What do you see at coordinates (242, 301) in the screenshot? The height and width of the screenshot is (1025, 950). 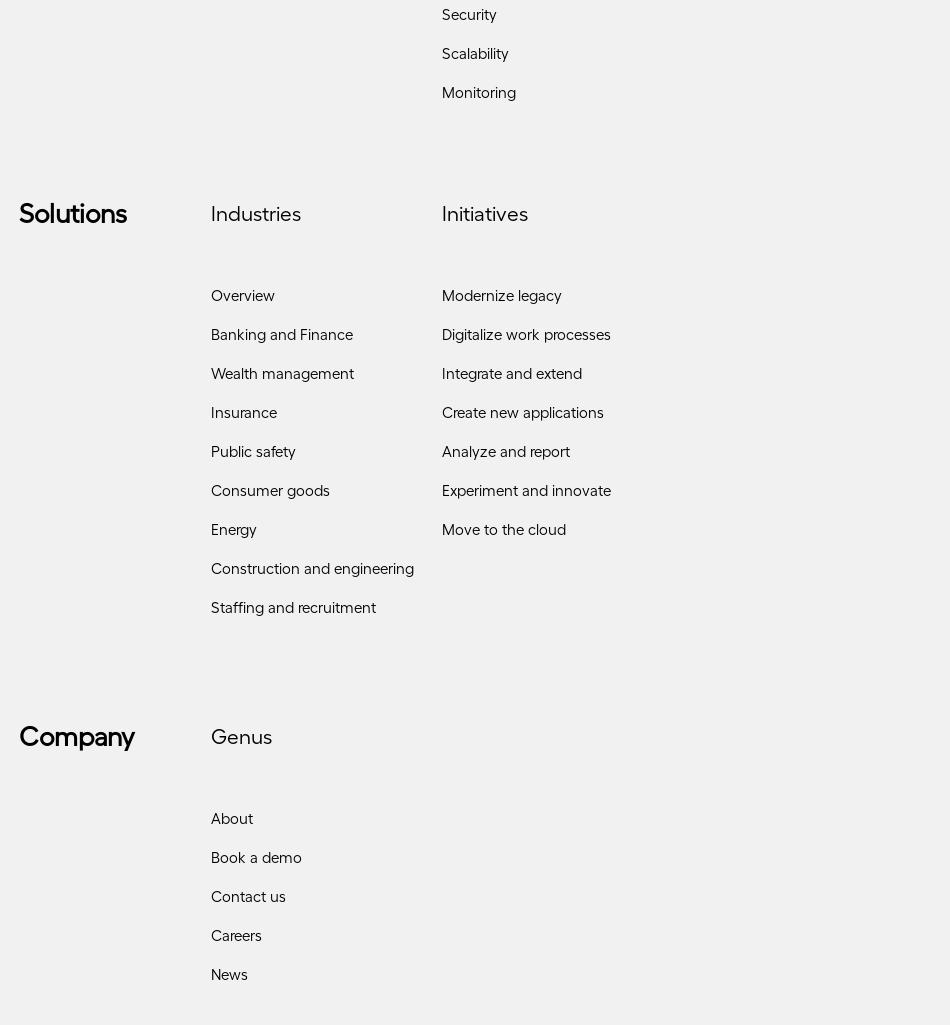 I see `'Overview'` at bounding box center [242, 301].